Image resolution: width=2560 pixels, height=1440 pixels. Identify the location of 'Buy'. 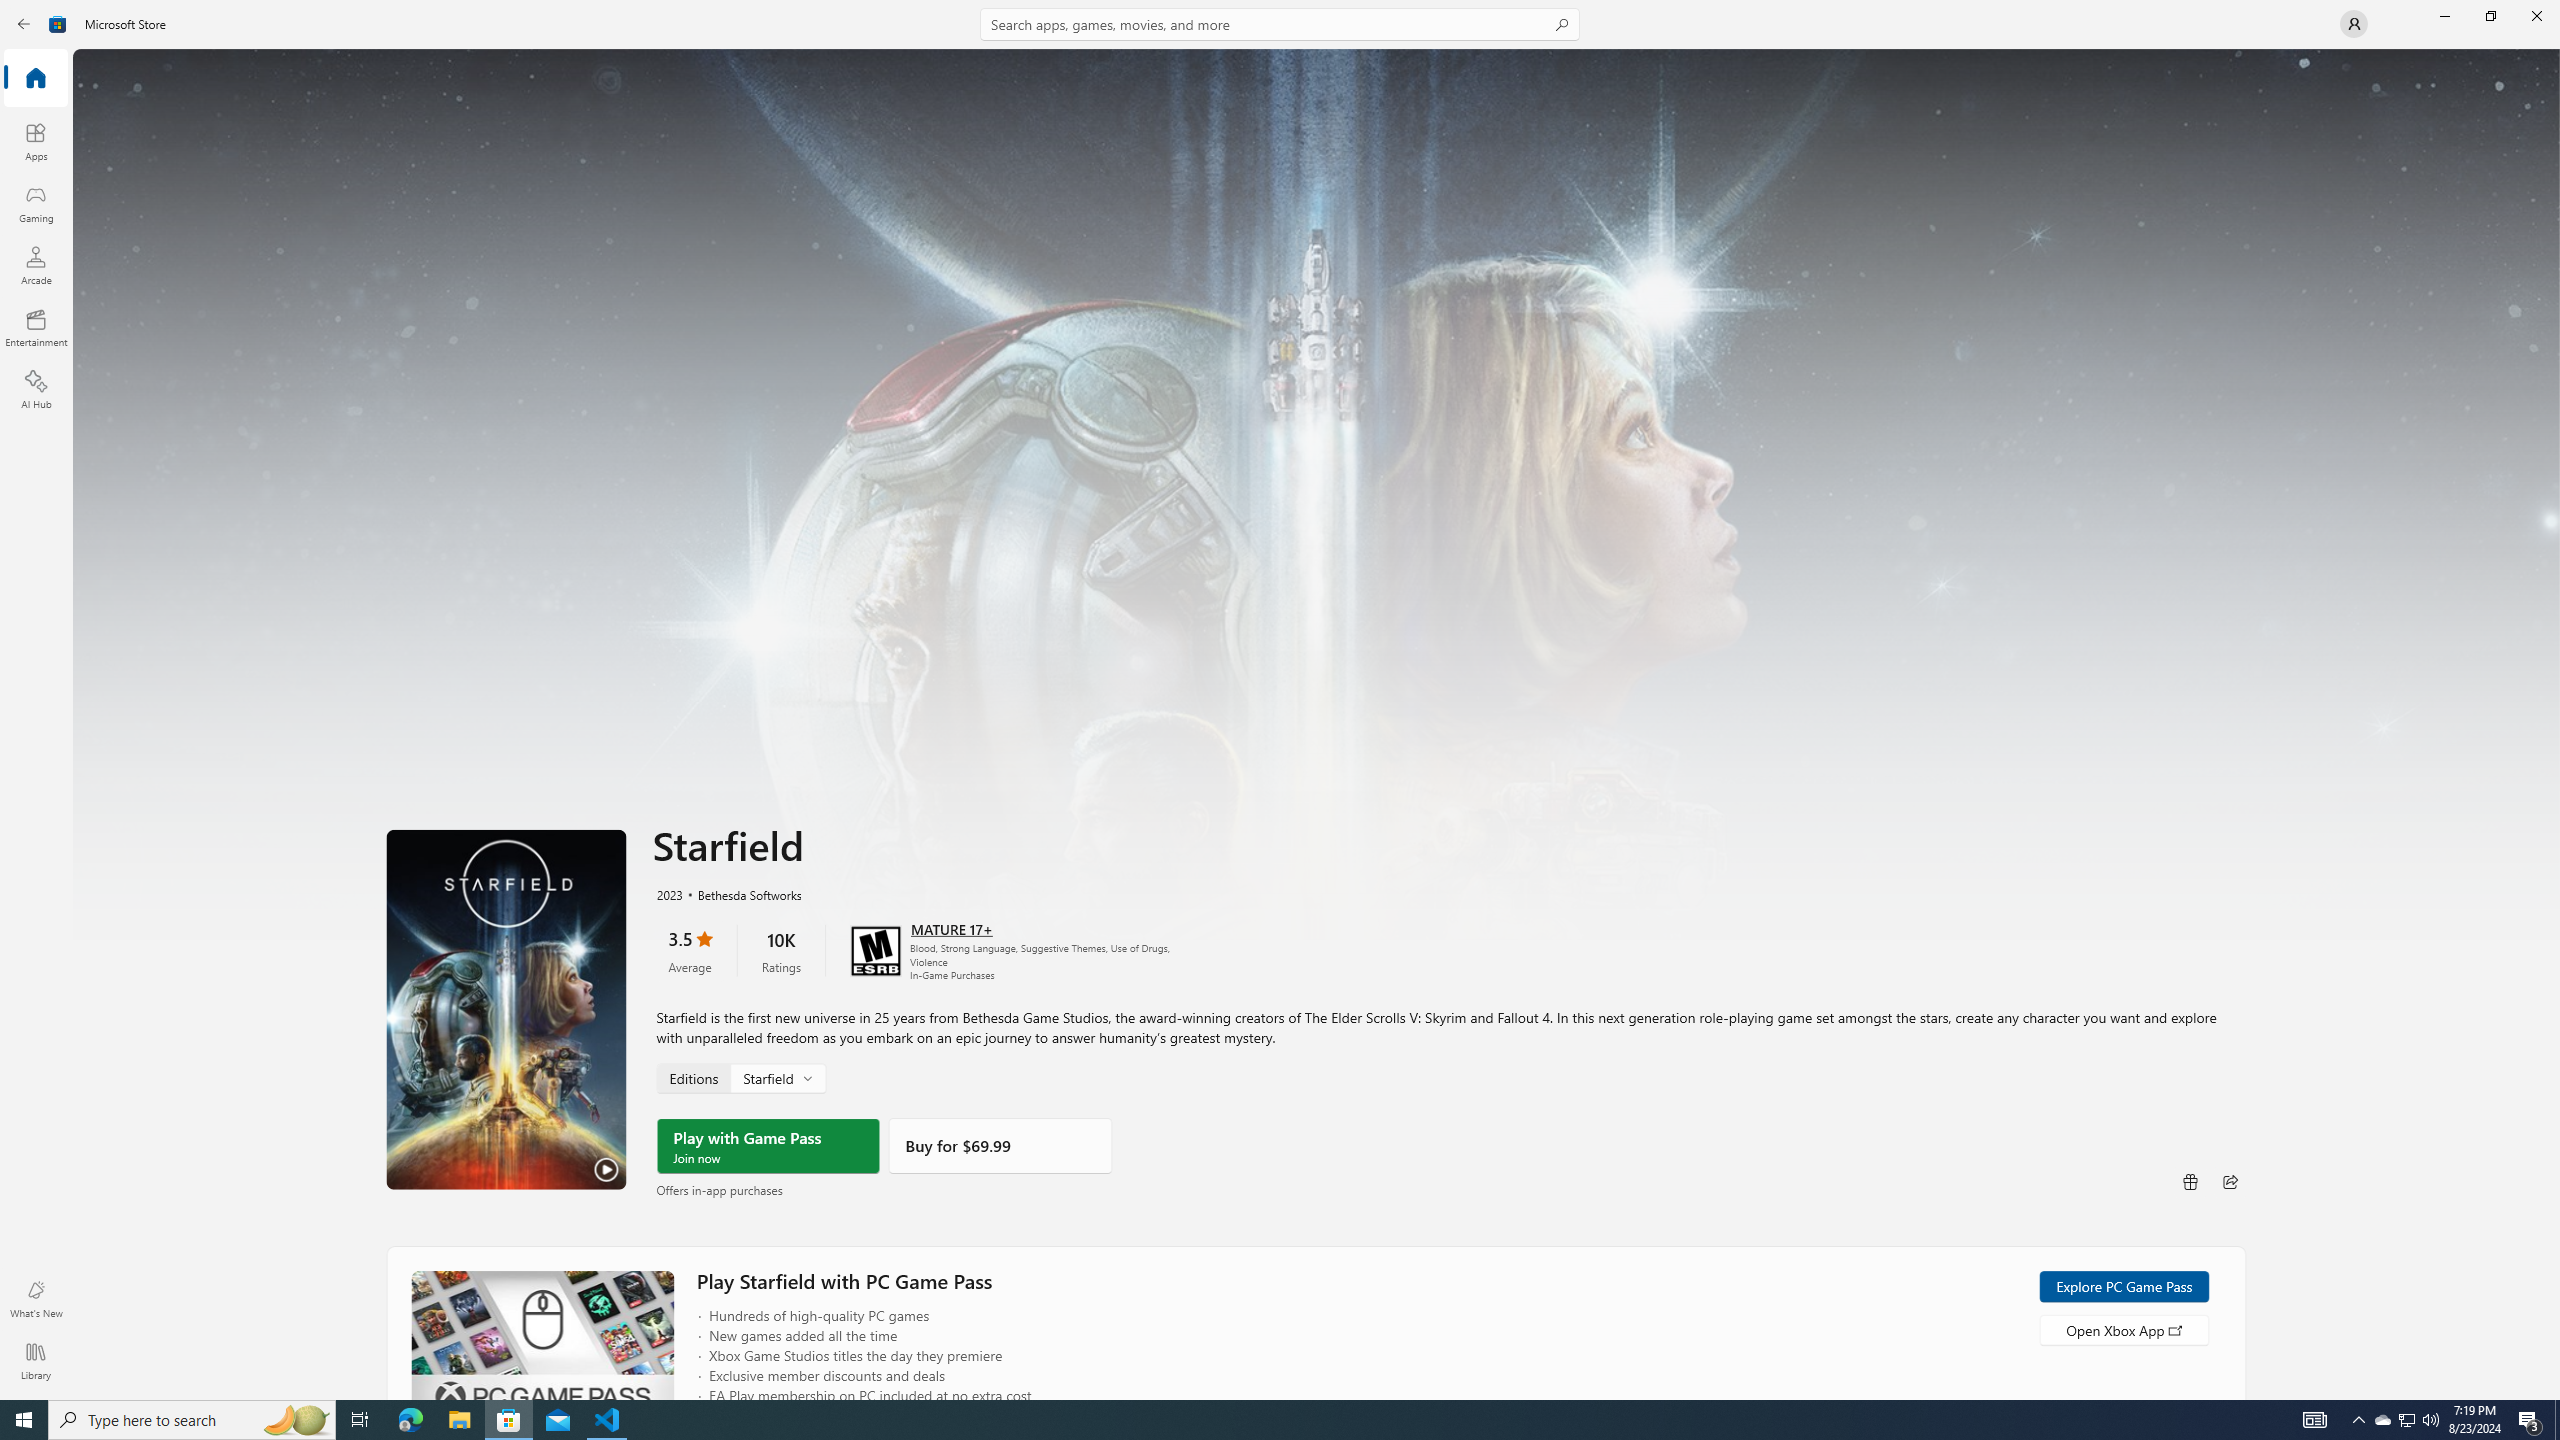
(998, 1145).